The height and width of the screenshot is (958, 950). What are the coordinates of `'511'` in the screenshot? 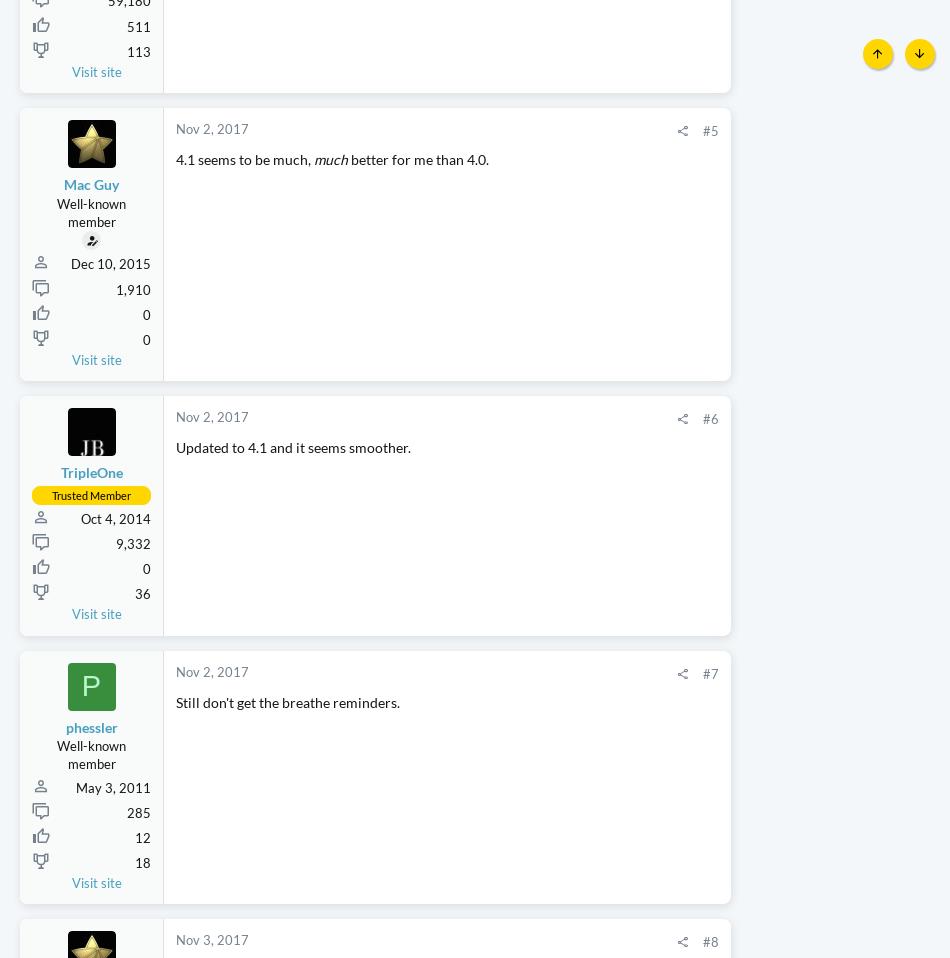 It's located at (138, 84).